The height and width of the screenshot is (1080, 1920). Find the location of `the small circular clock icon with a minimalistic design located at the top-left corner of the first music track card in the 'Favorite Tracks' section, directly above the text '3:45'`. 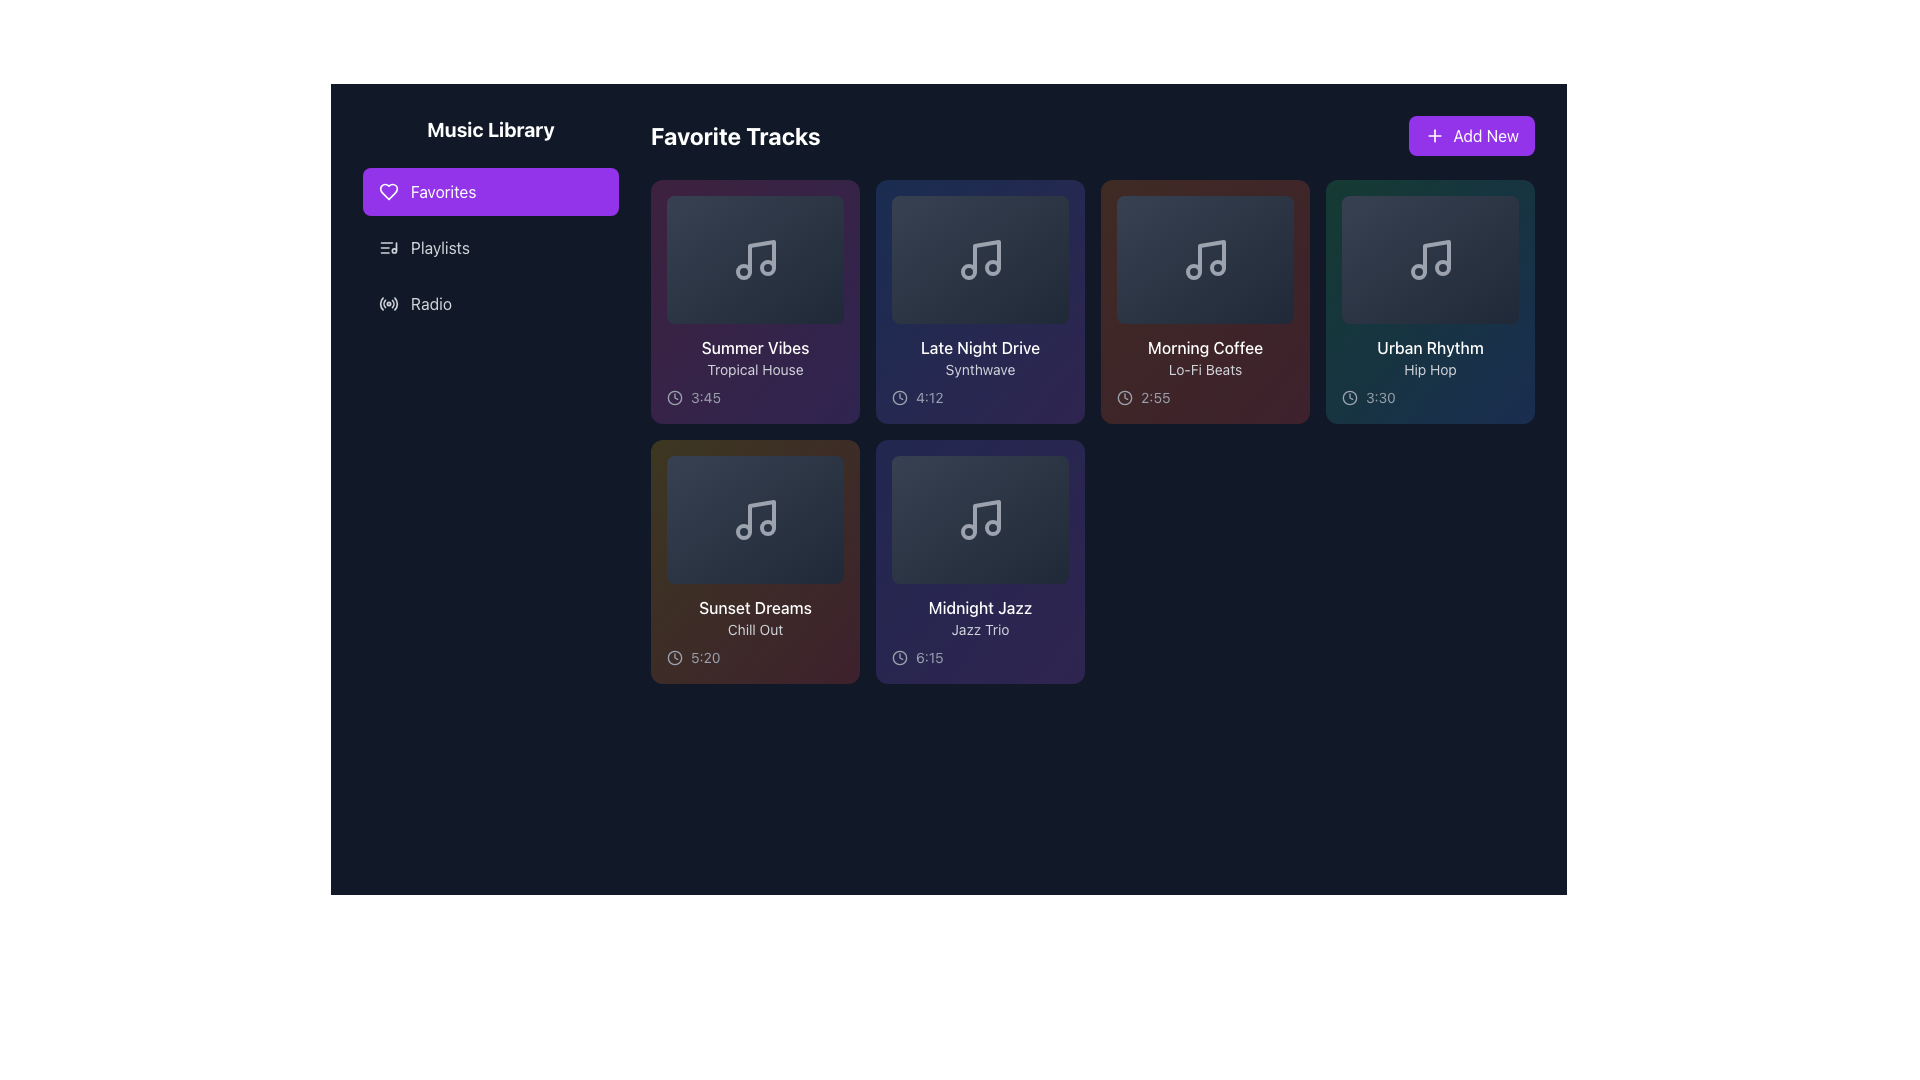

the small circular clock icon with a minimalistic design located at the top-left corner of the first music track card in the 'Favorite Tracks' section, directly above the text '3:45' is located at coordinates (675, 397).